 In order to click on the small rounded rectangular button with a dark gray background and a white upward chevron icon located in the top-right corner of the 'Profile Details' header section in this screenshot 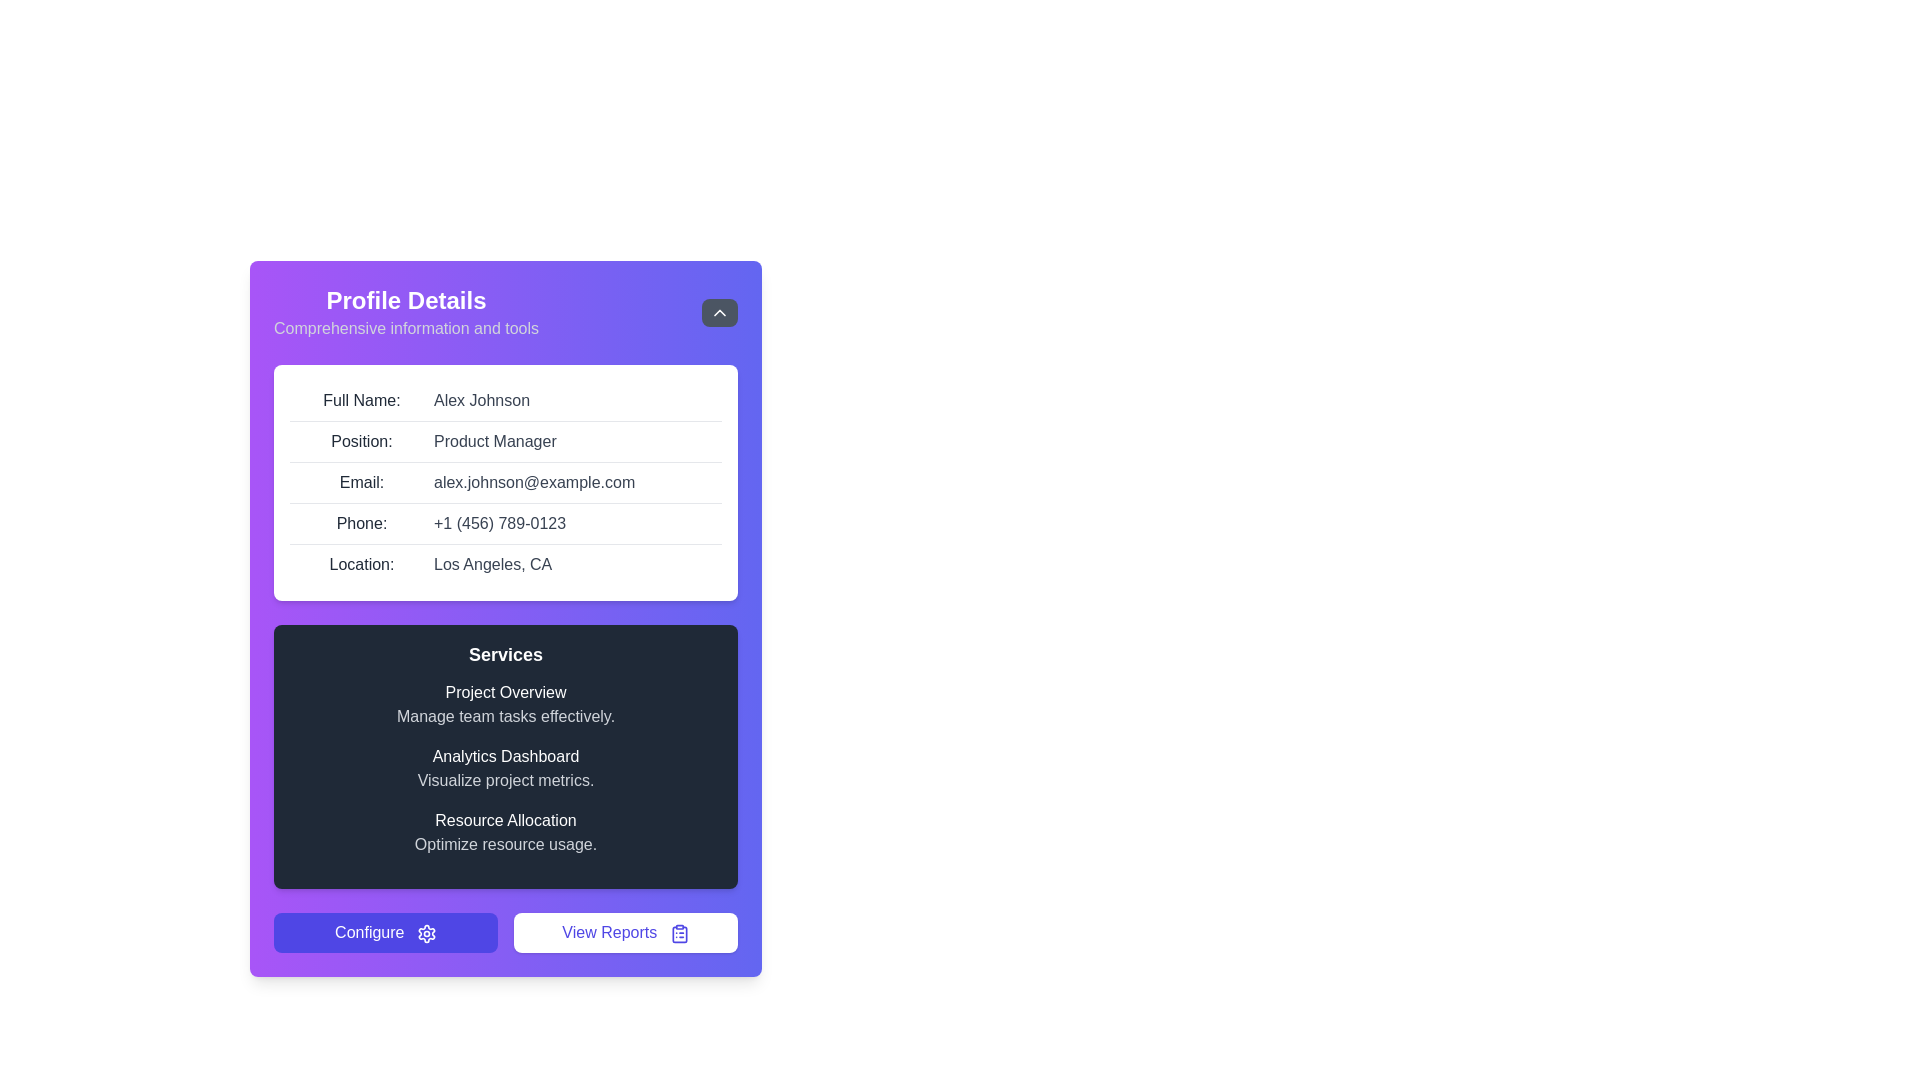, I will do `click(720, 312)`.